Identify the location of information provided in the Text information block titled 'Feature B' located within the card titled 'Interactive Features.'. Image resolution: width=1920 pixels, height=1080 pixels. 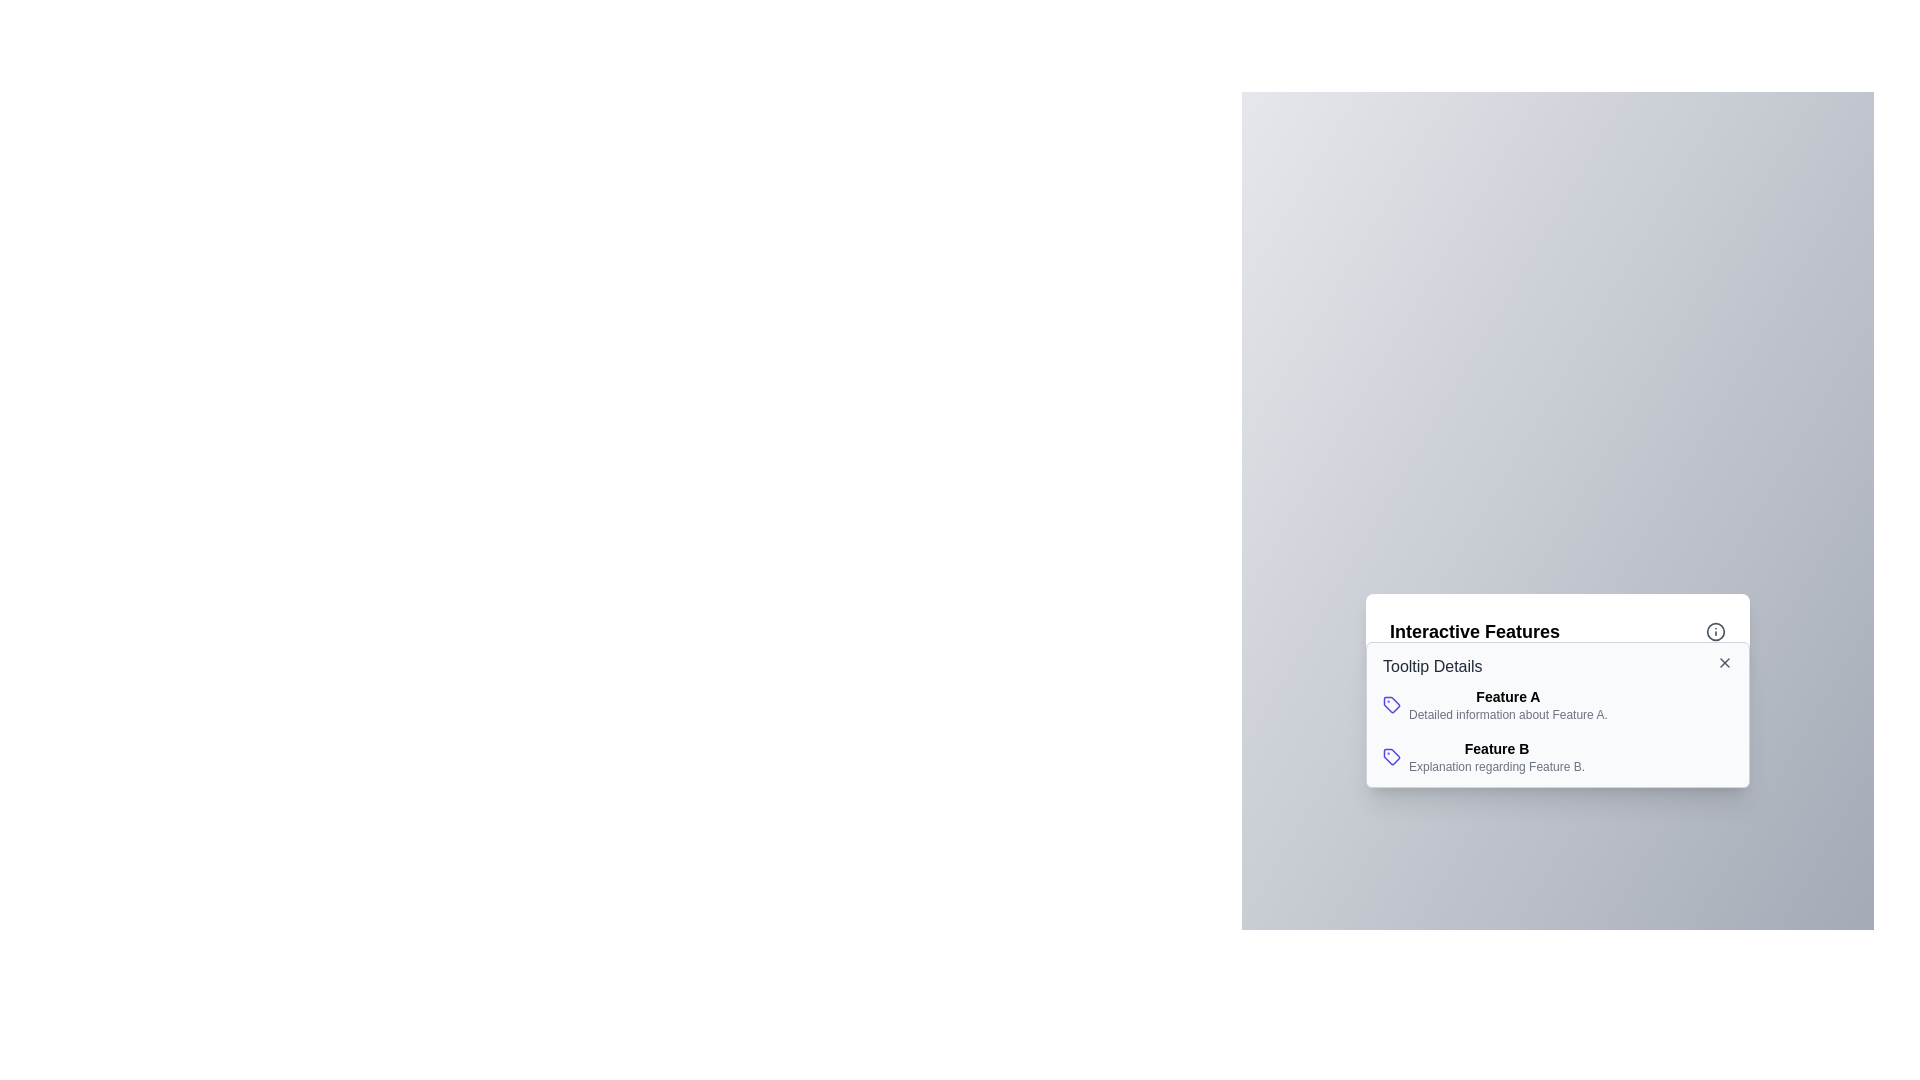
(1497, 756).